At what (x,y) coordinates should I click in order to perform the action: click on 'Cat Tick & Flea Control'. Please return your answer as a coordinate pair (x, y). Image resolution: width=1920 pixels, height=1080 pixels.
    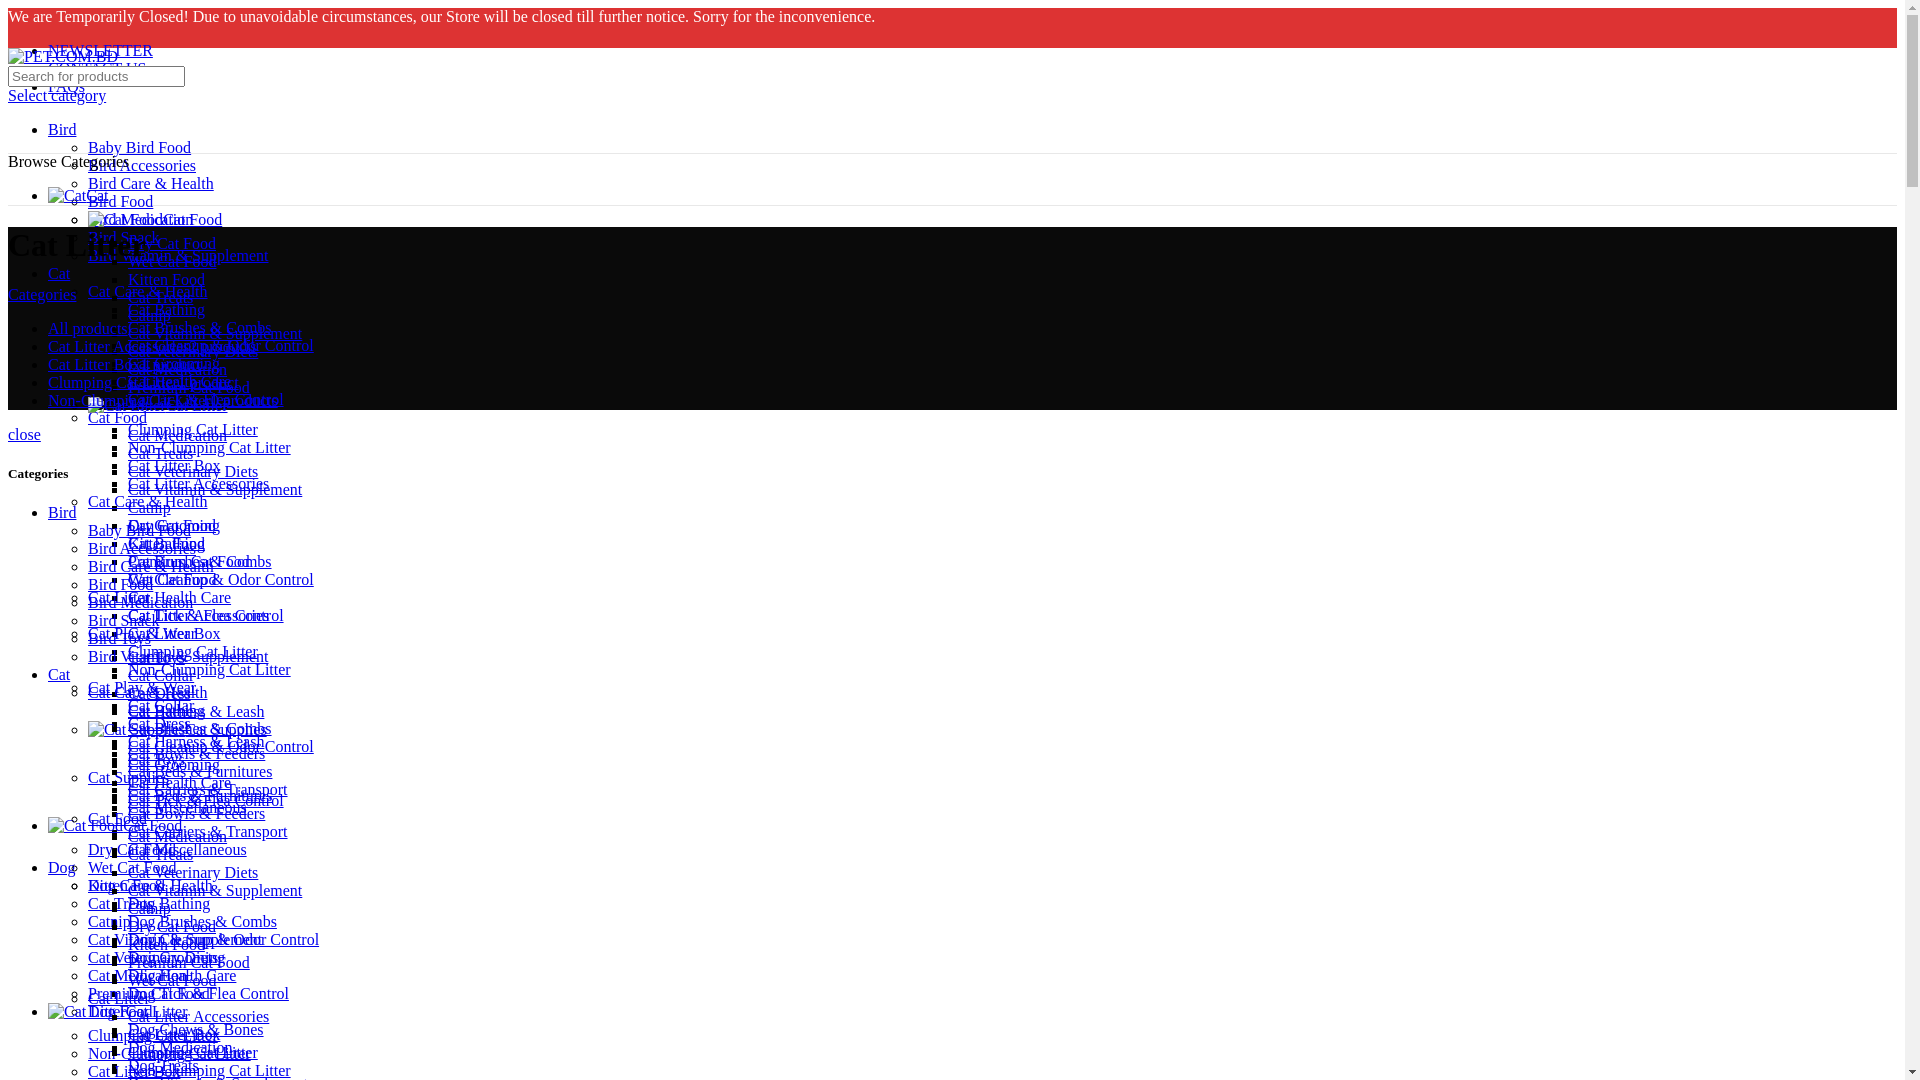
    Looking at the image, I should click on (206, 614).